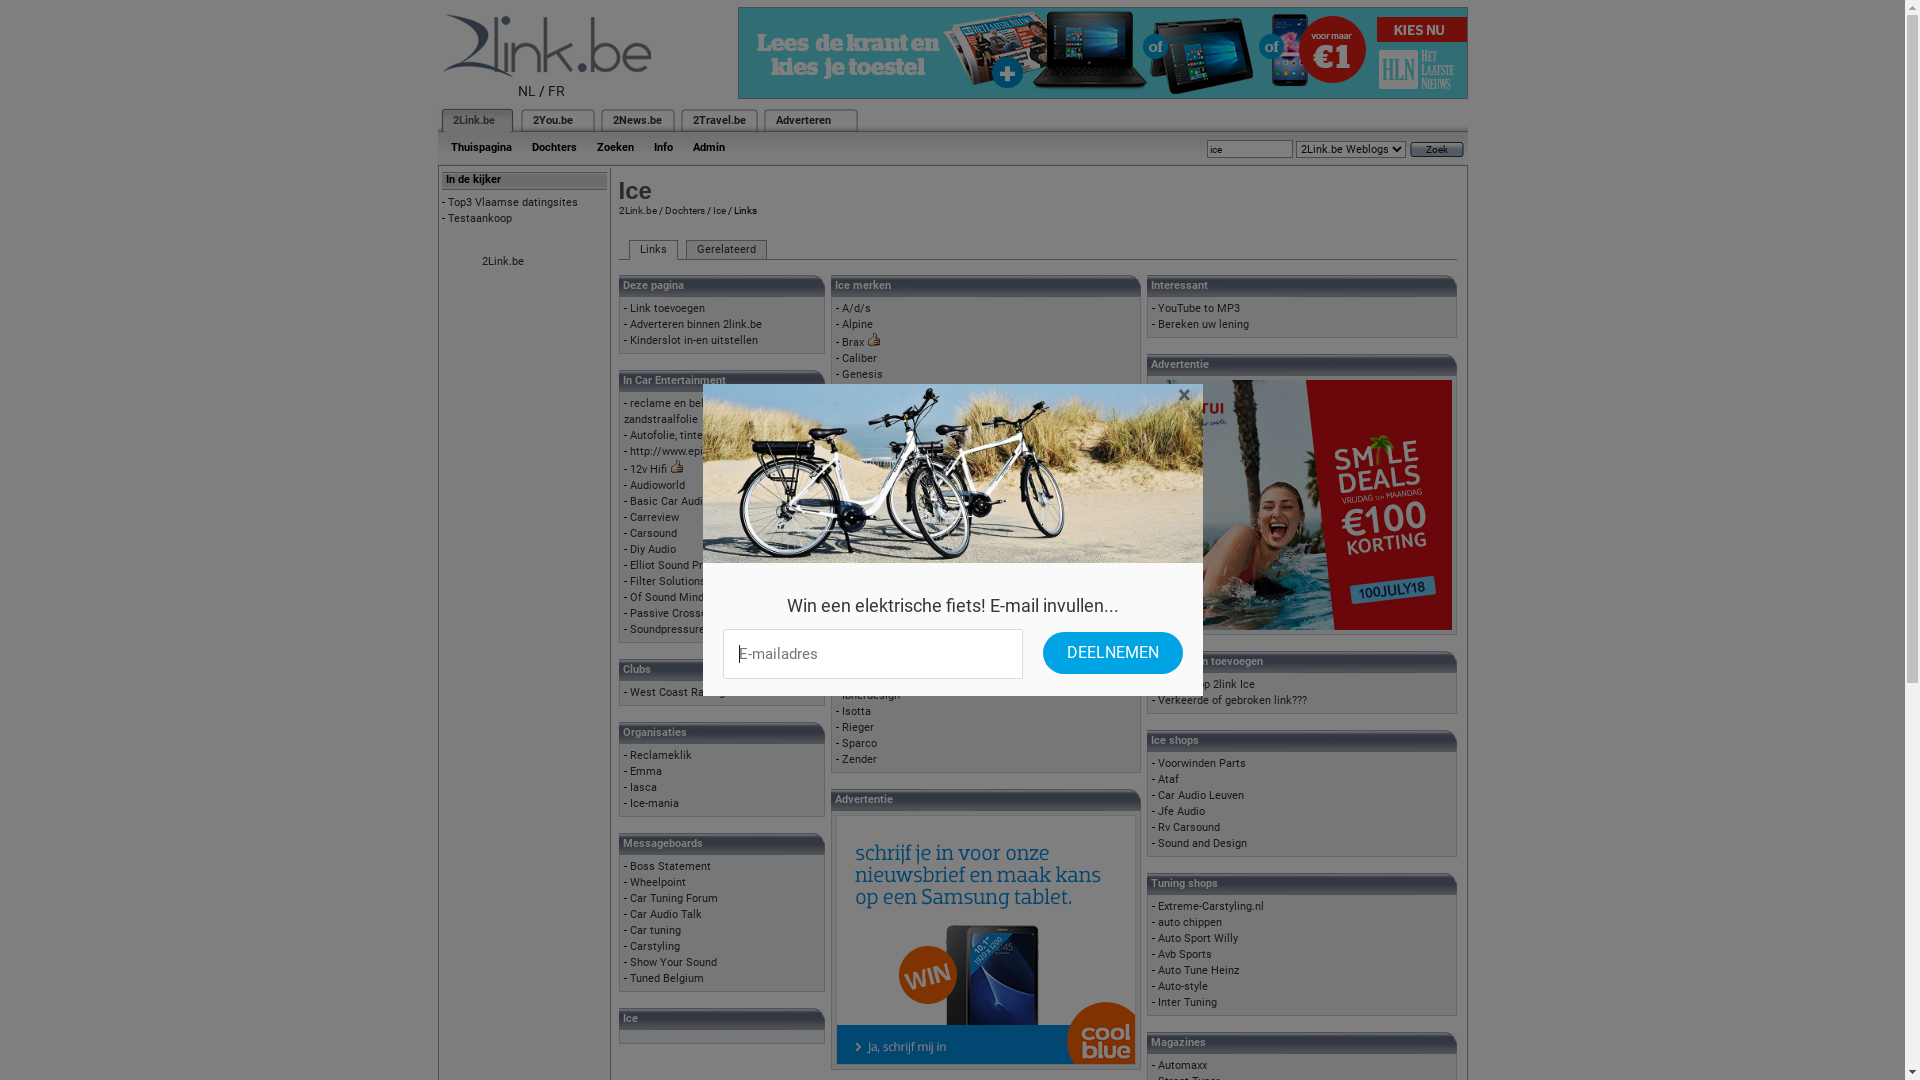 The image size is (1920, 1080). Describe the element at coordinates (1185, 953) in the screenshot. I see `'Avb Sports'` at that location.